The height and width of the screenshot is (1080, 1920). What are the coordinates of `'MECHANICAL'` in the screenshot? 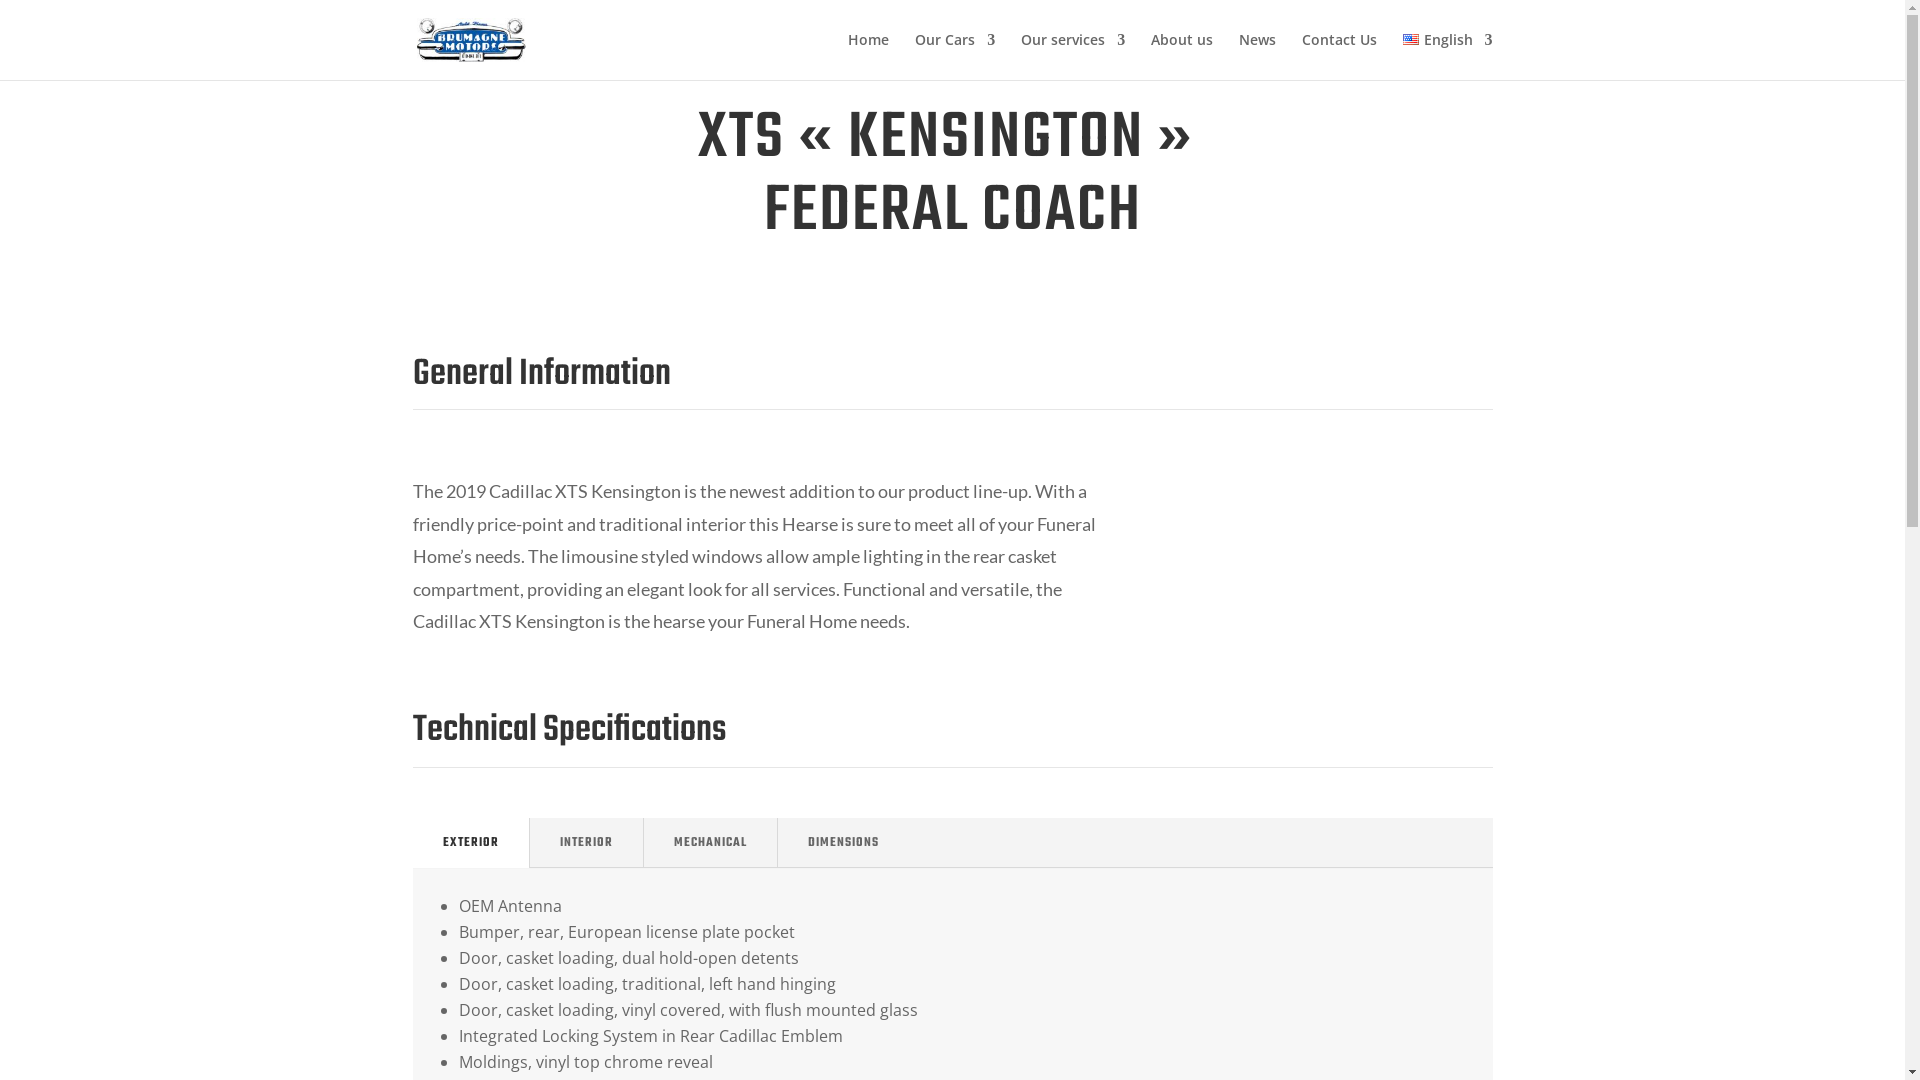 It's located at (710, 843).